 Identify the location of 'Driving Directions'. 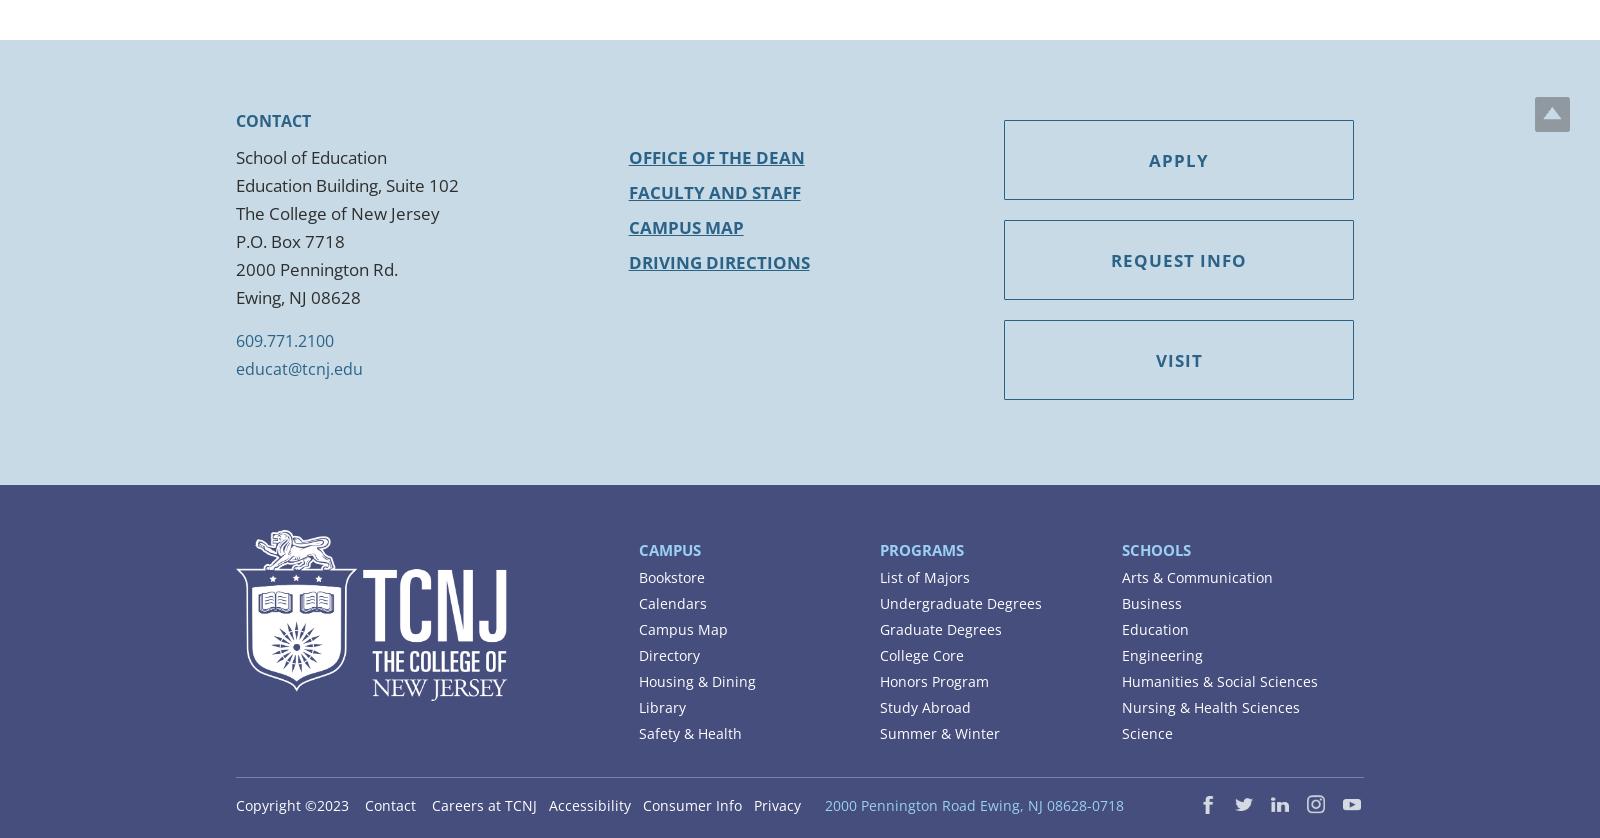
(718, 261).